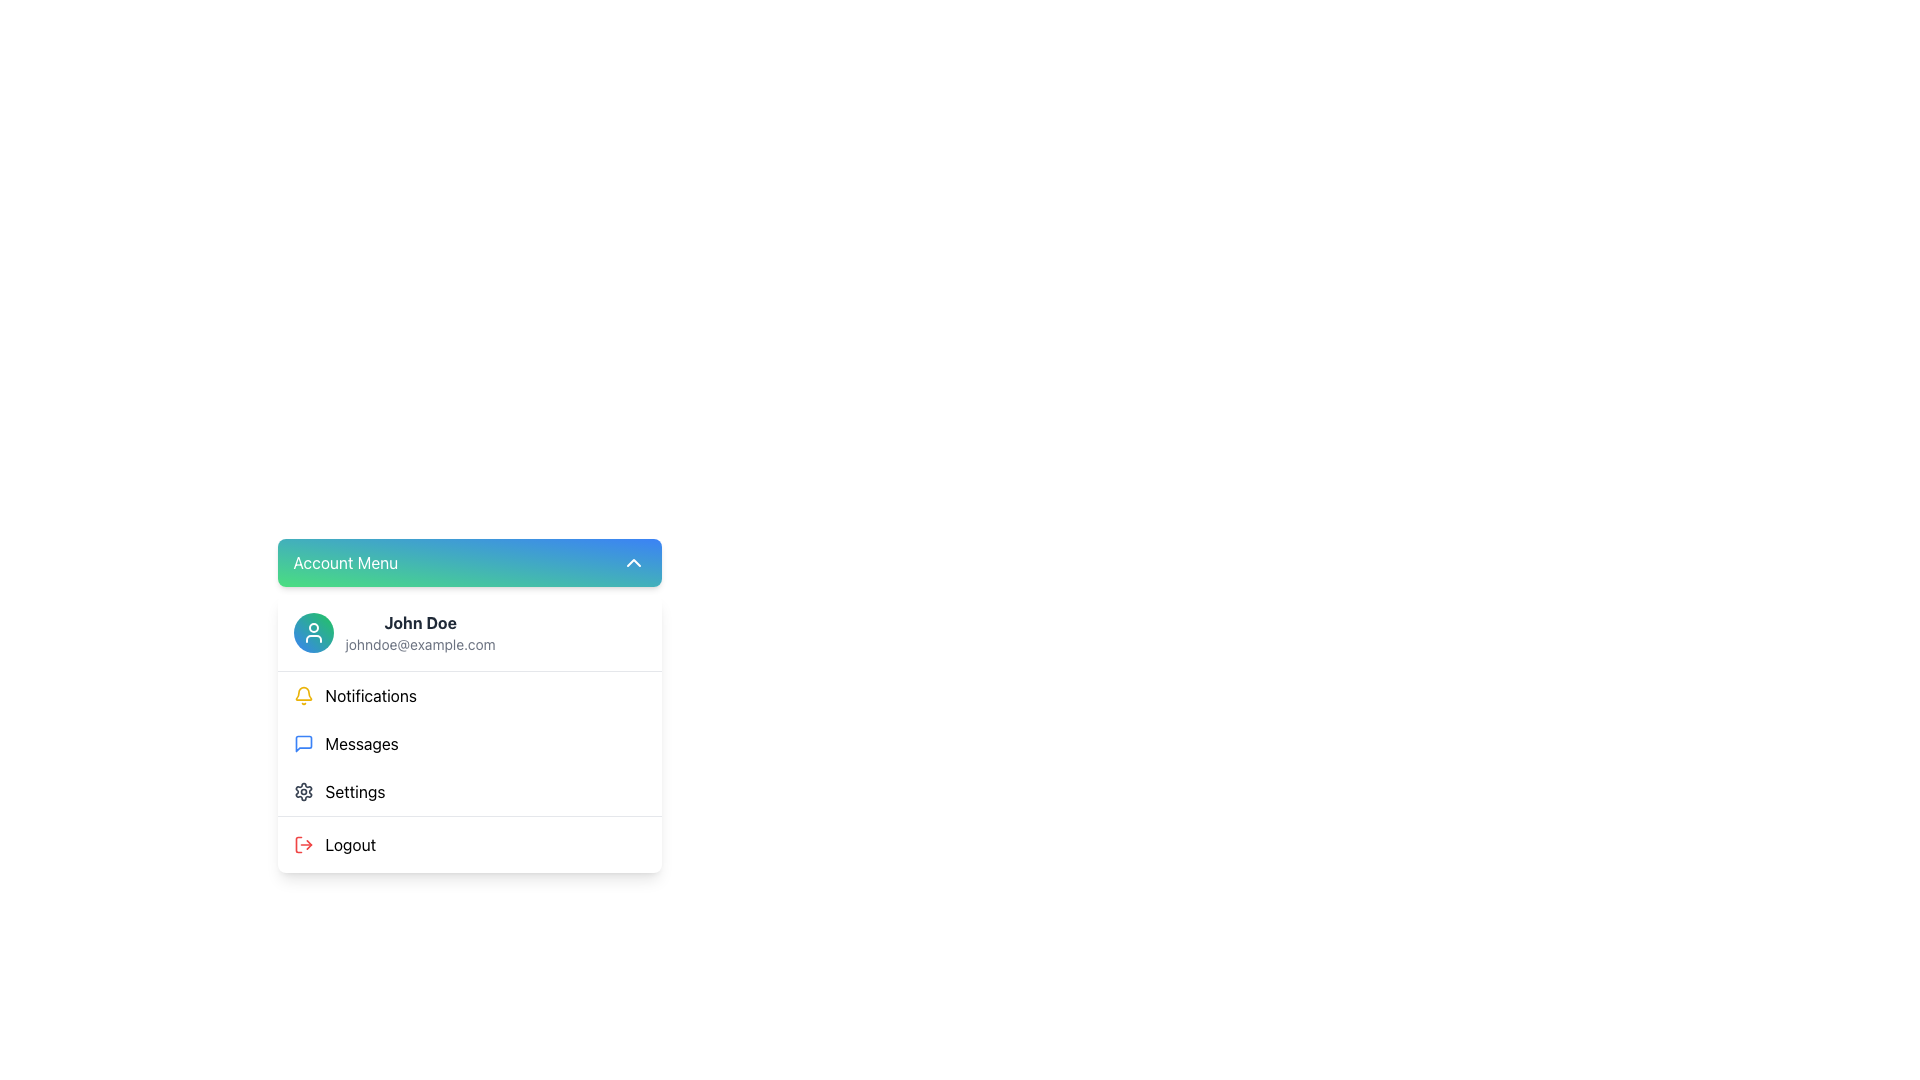 The width and height of the screenshot is (1920, 1080). Describe the element at coordinates (302, 790) in the screenshot. I see `the 'Settings' icon in the account menu, which is the leftmost icon associated with configuration options, positioned fourth from the top in the vertical list of options` at that location.